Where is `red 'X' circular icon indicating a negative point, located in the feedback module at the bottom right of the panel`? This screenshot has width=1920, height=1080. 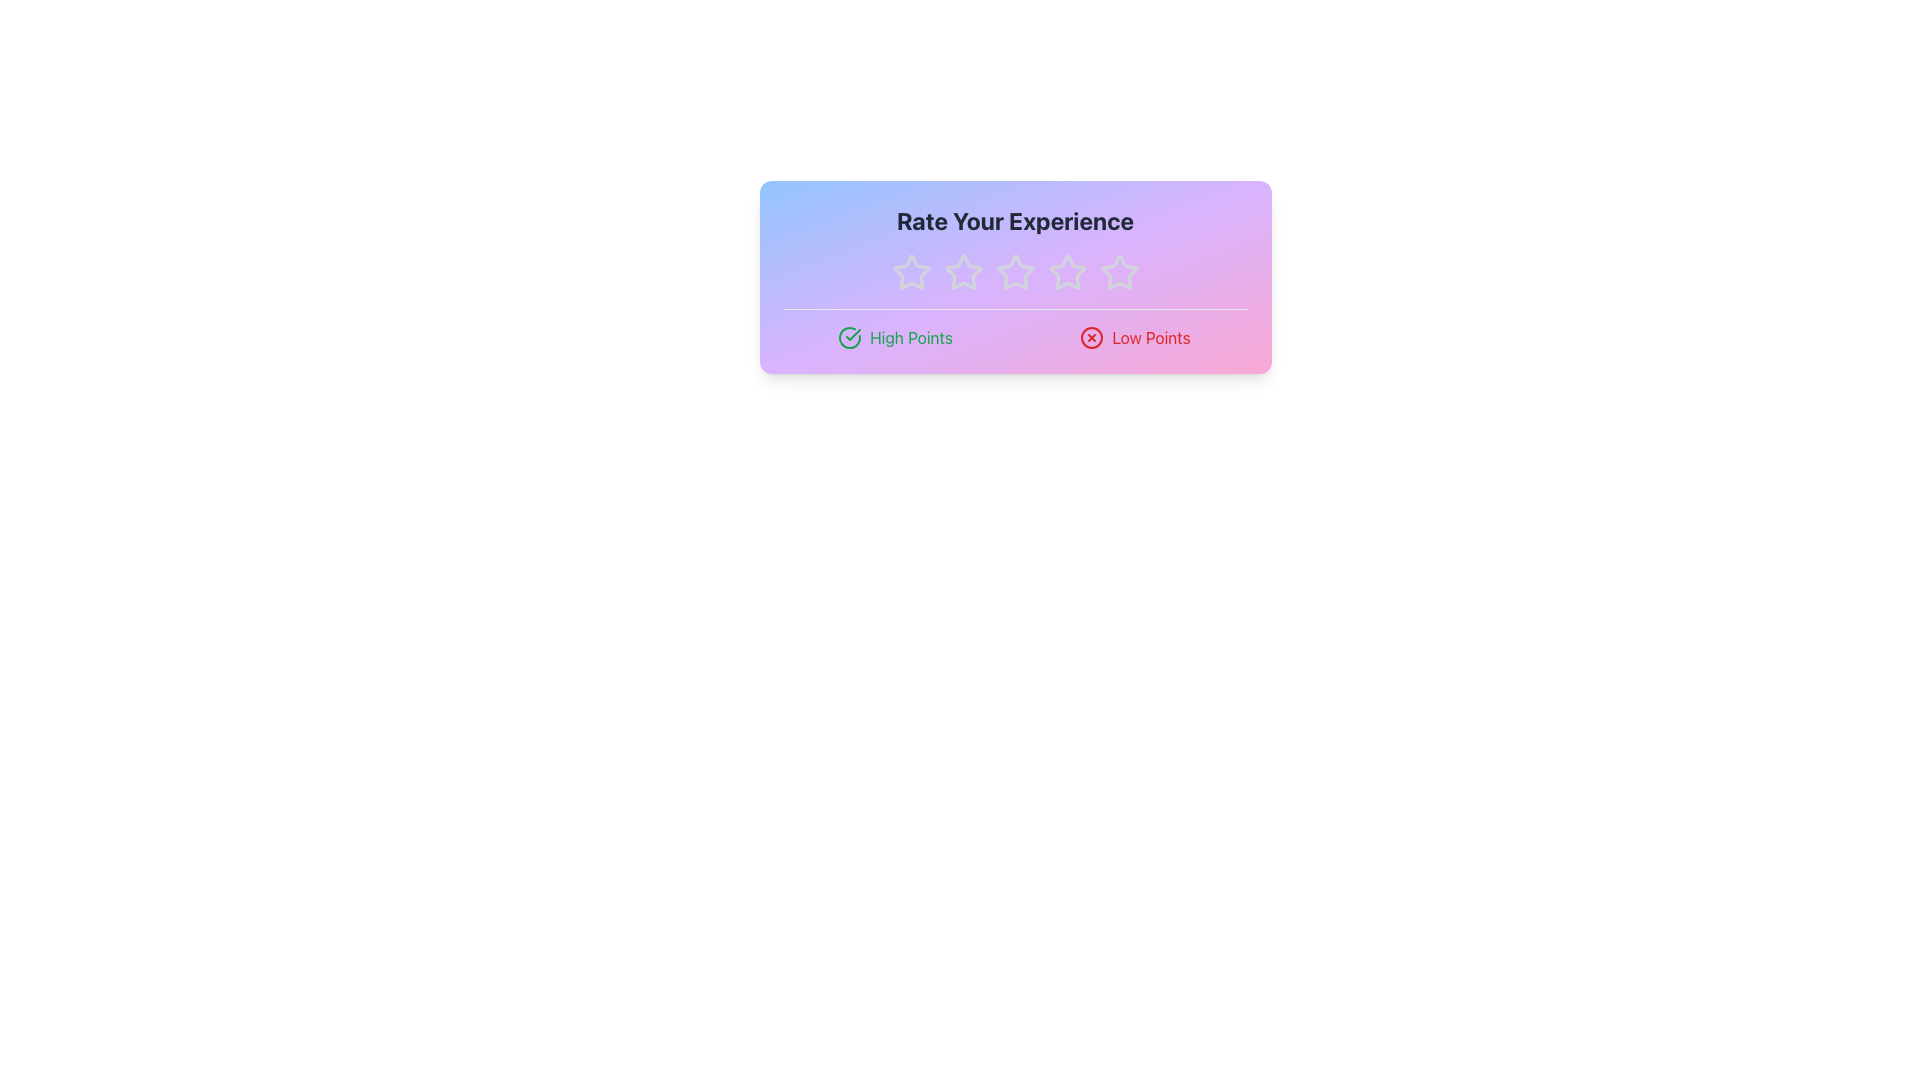
red 'X' circular icon indicating a negative point, located in the feedback module at the bottom right of the panel is located at coordinates (1091, 337).